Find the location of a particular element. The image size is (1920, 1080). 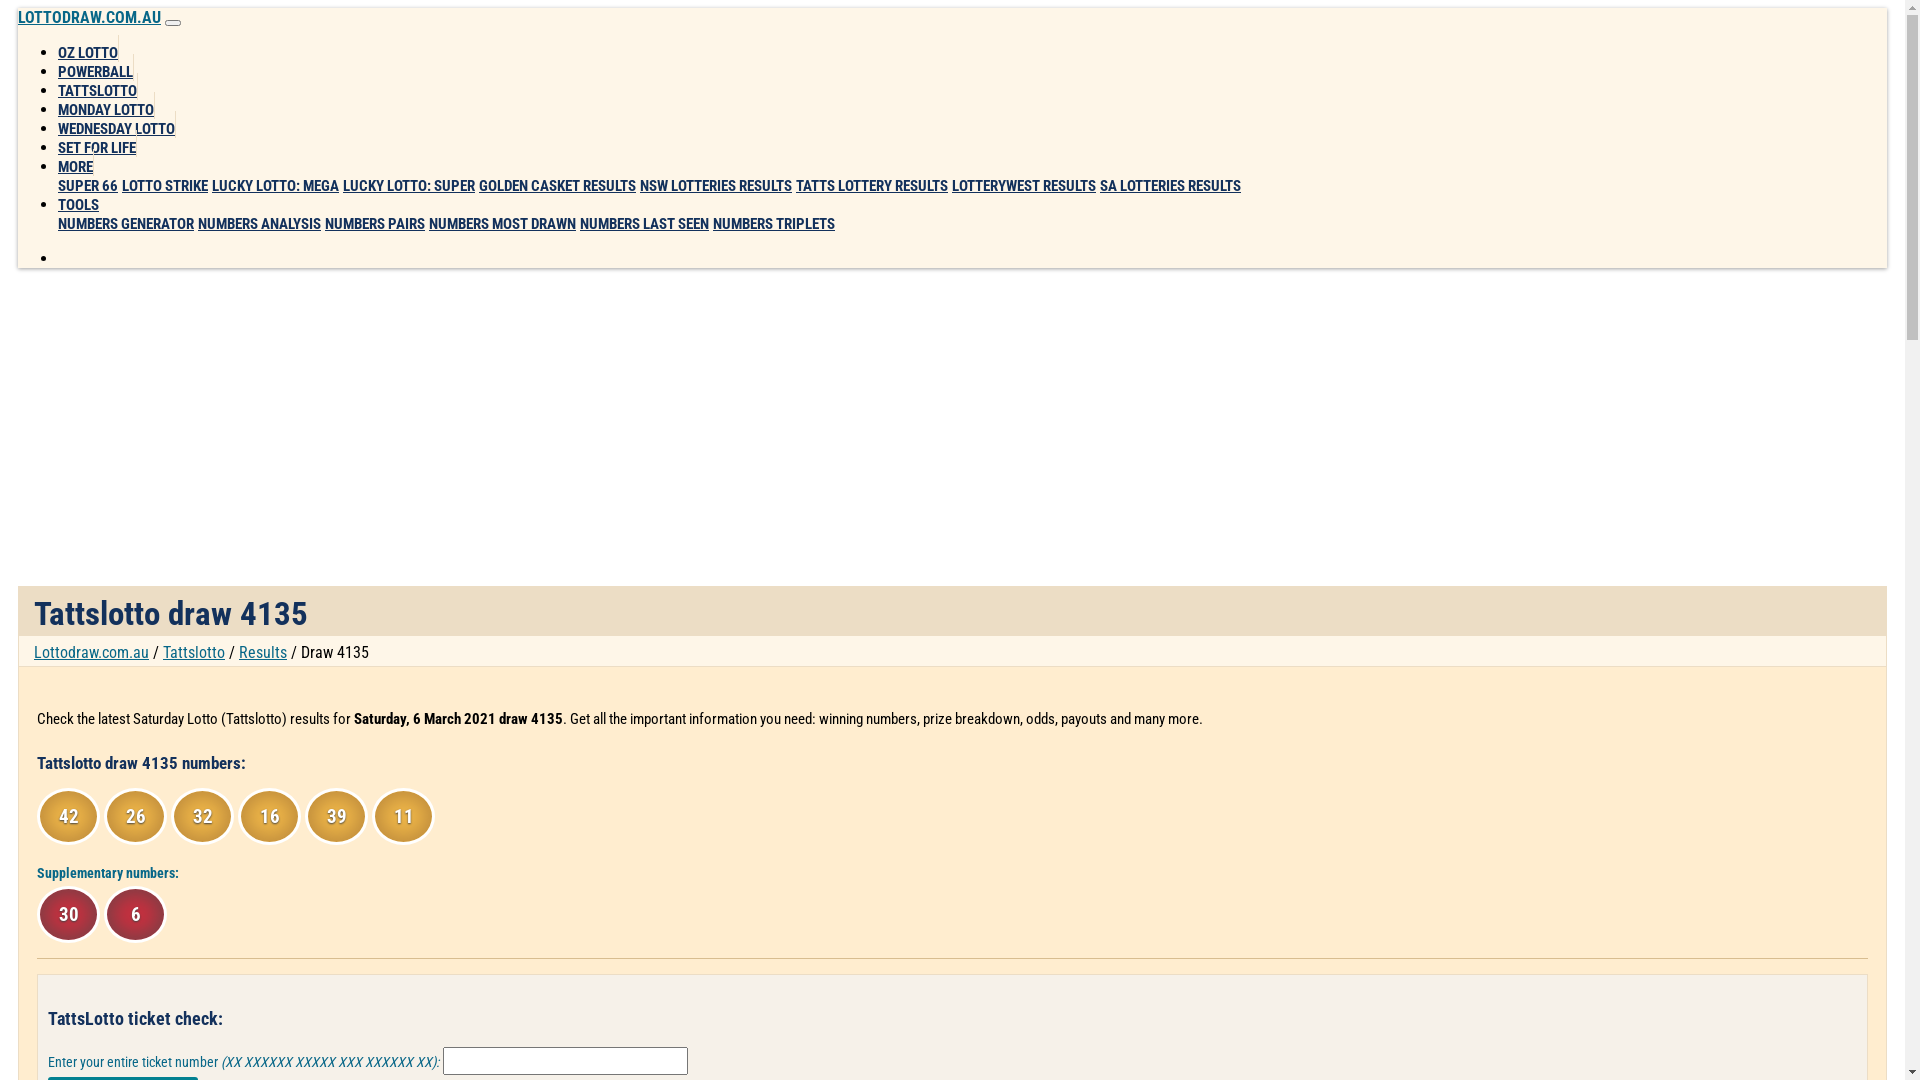

'SUPER 66' is located at coordinates (57, 185).